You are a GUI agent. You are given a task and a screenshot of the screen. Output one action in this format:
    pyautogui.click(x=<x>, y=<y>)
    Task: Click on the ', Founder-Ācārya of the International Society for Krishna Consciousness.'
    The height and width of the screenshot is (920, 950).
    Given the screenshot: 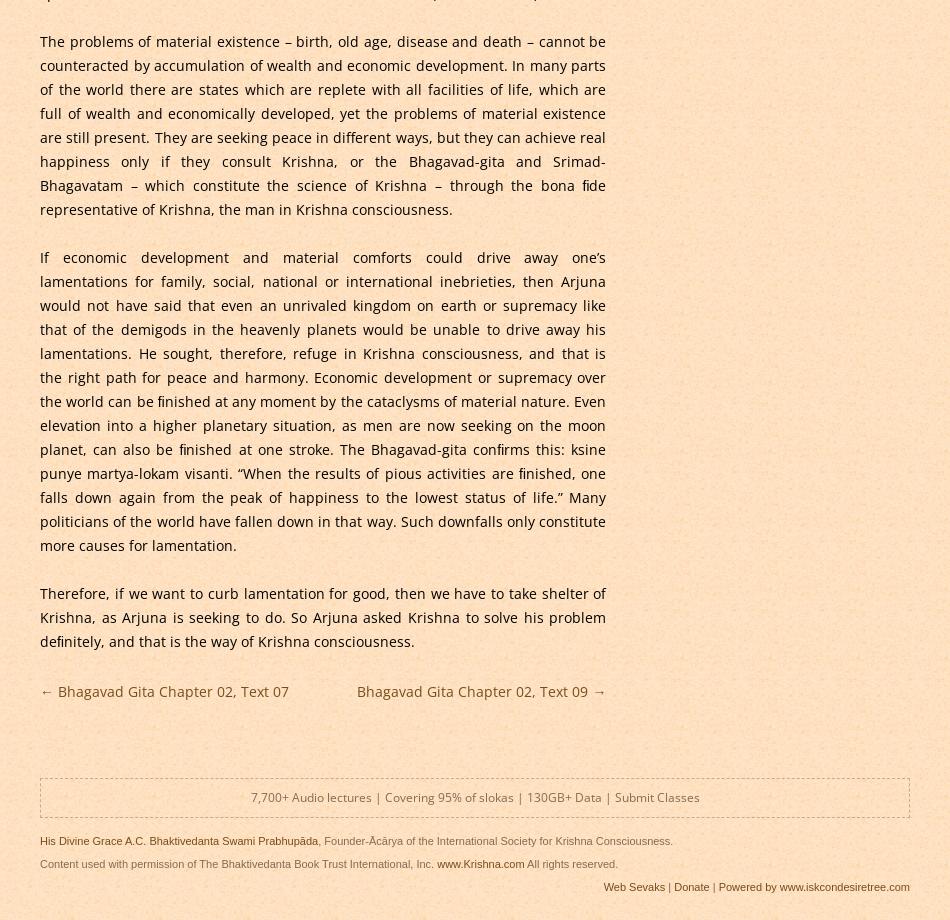 What is the action you would take?
    pyautogui.click(x=495, y=838)
    